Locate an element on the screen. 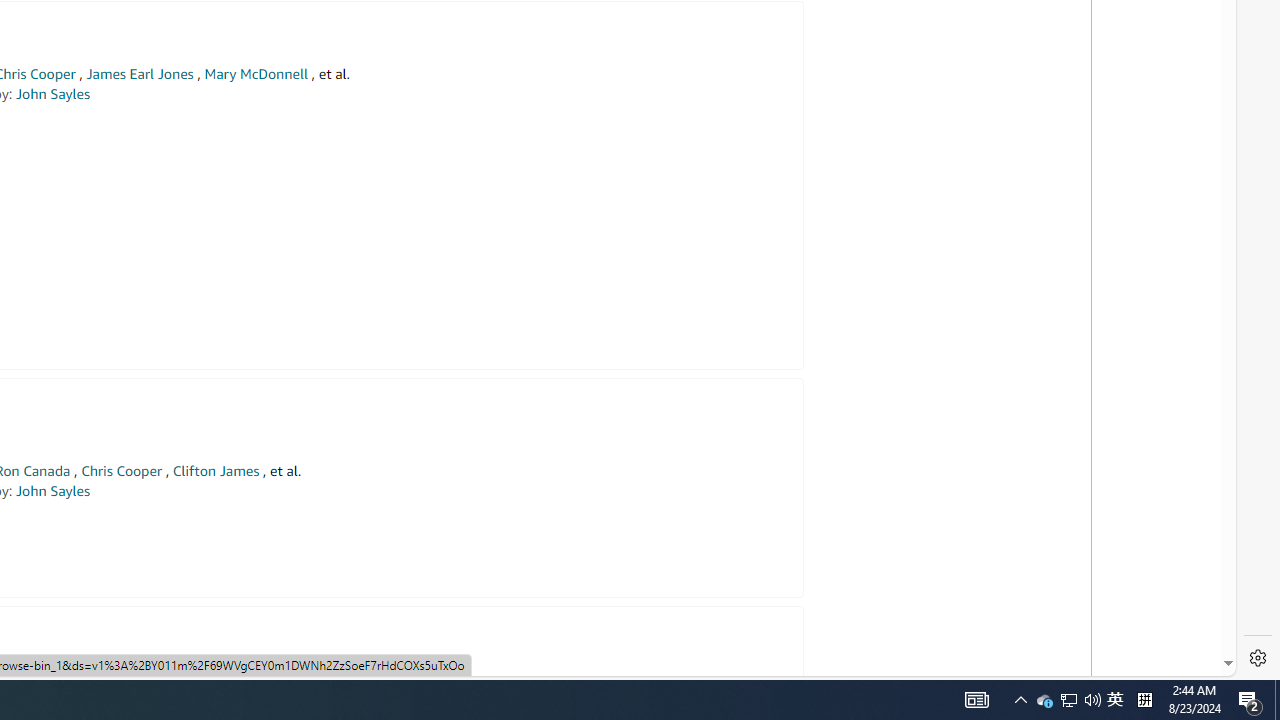 Image resolution: width=1280 pixels, height=720 pixels. 'Clifton James' is located at coordinates (215, 471).